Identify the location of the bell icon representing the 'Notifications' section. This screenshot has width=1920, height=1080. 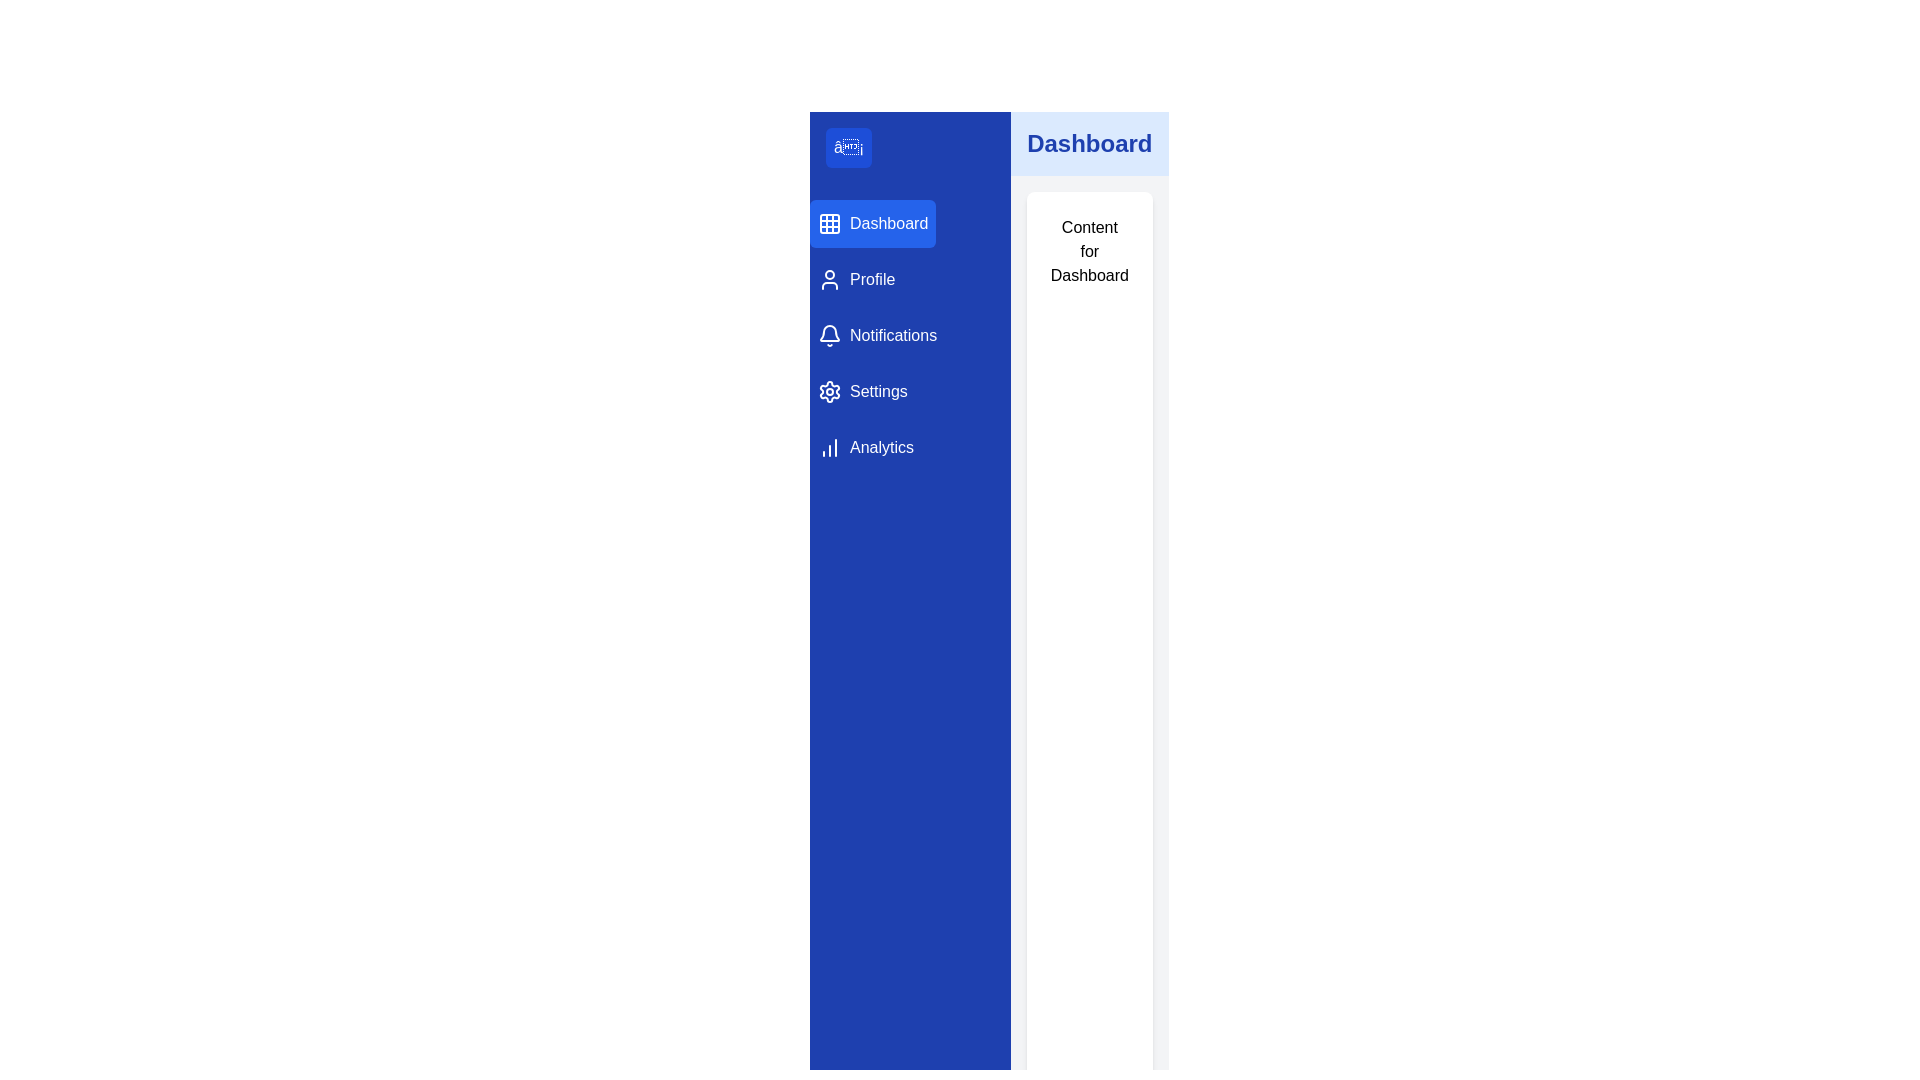
(830, 334).